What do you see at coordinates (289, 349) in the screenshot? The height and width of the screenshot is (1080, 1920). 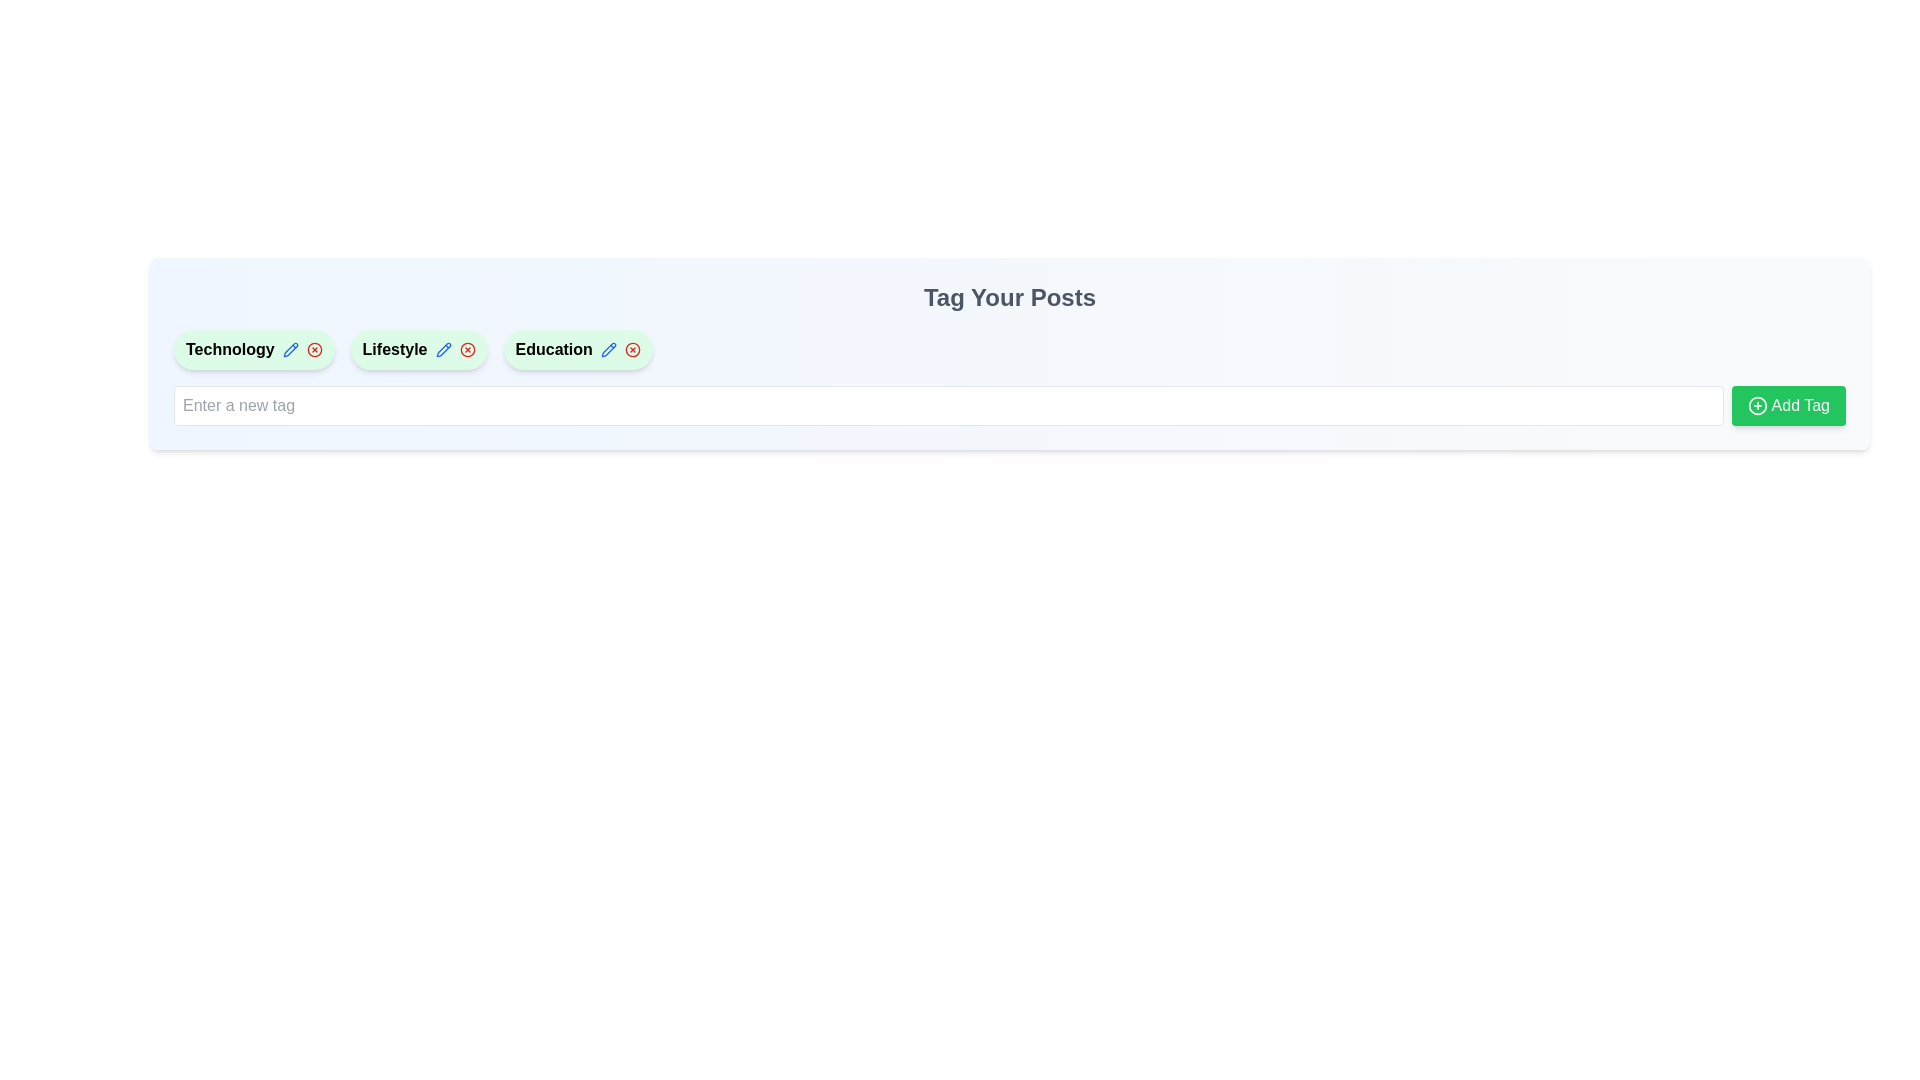 I see `the blue pencil icon displayed on the 'Technology' label, positioned on the right side of the text` at bounding box center [289, 349].